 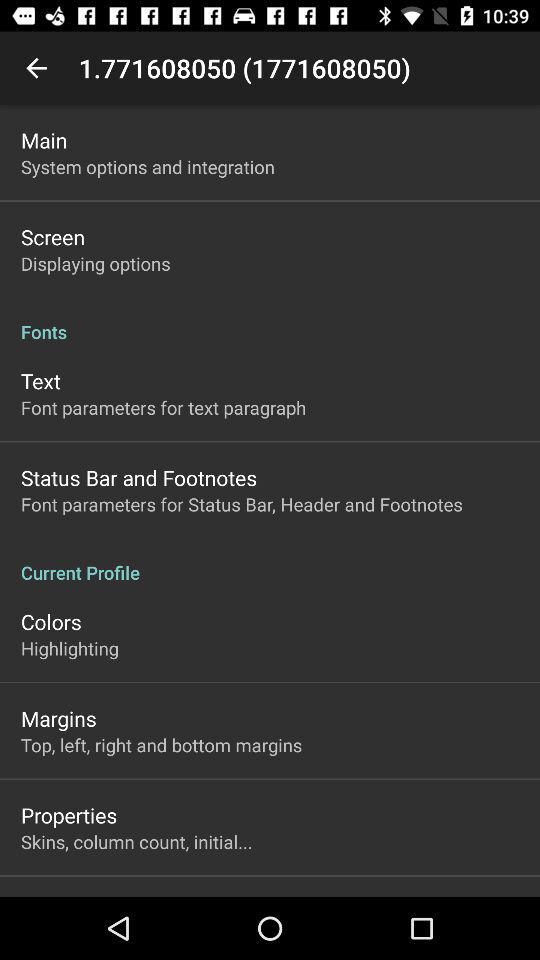 What do you see at coordinates (270, 562) in the screenshot?
I see `the icon below the font parameters for` at bounding box center [270, 562].